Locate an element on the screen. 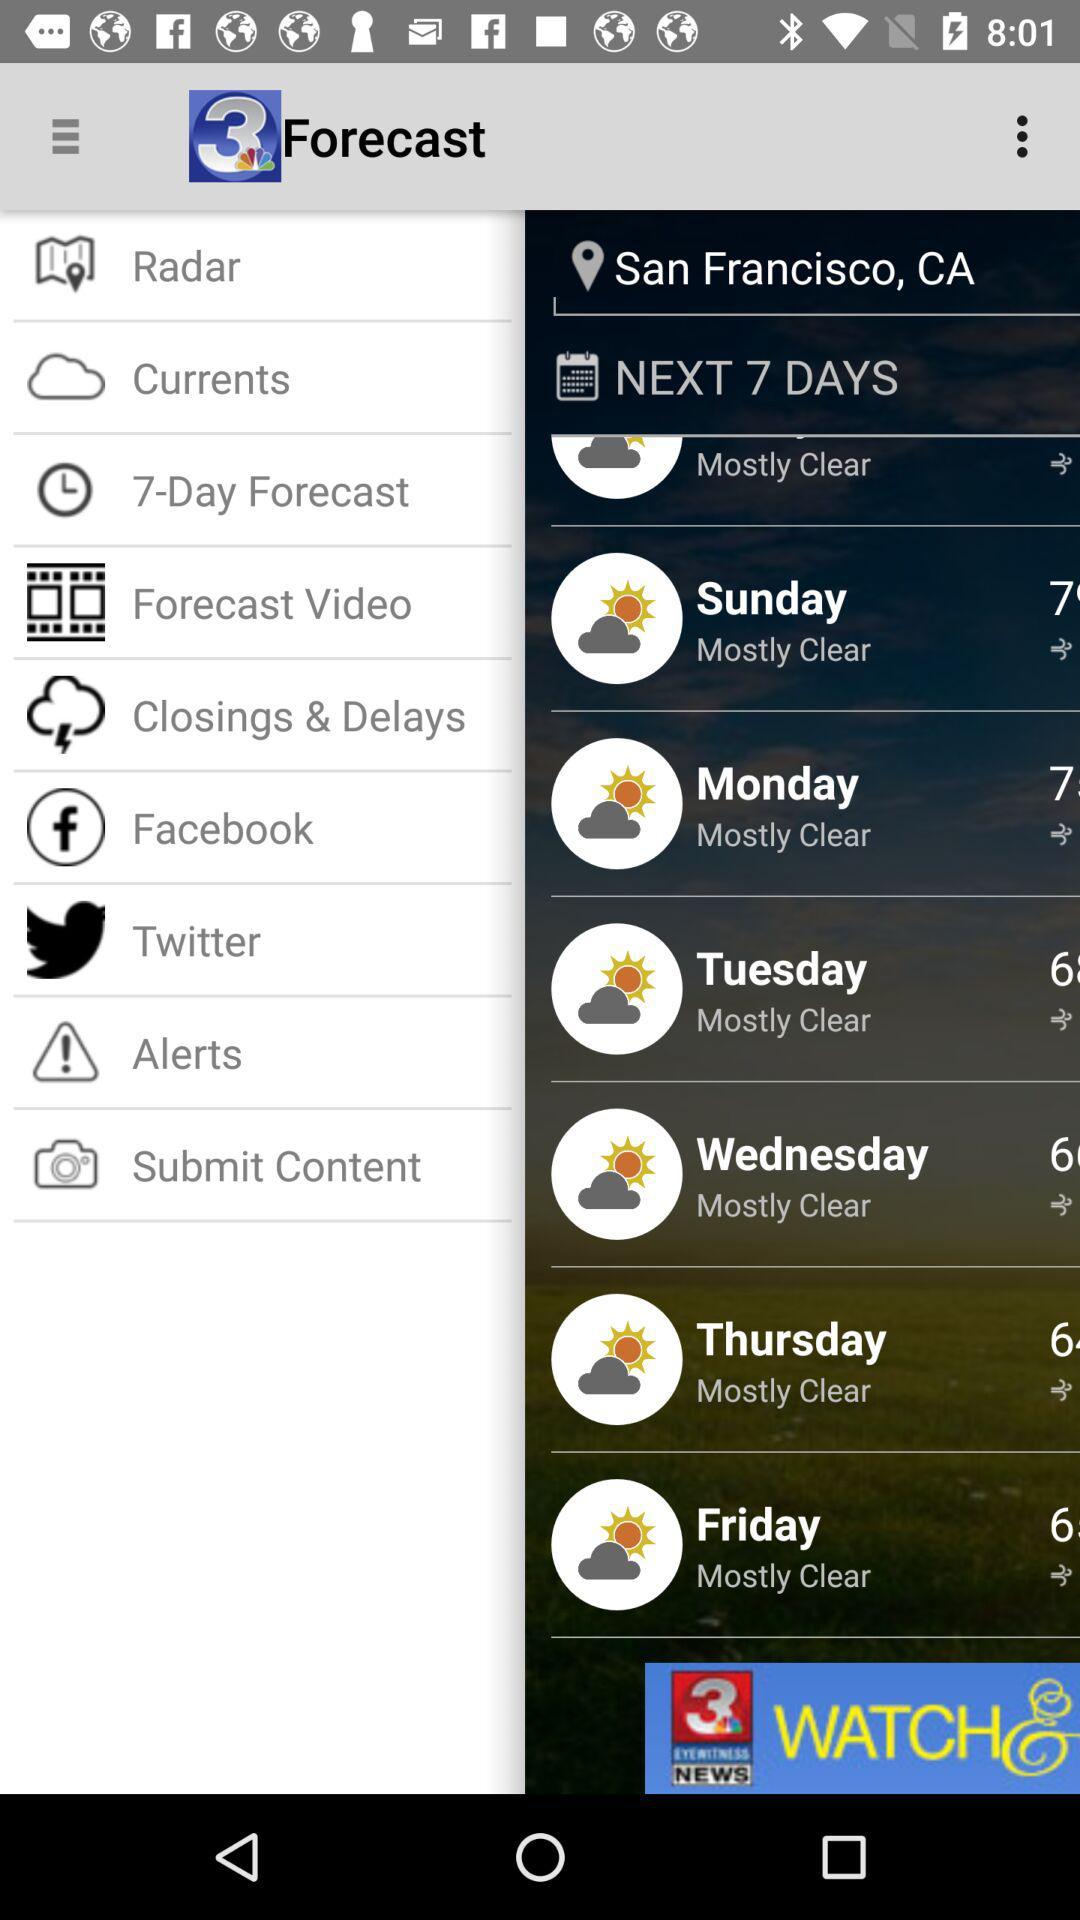 This screenshot has height=1920, width=1080. the twitter is located at coordinates (315, 938).